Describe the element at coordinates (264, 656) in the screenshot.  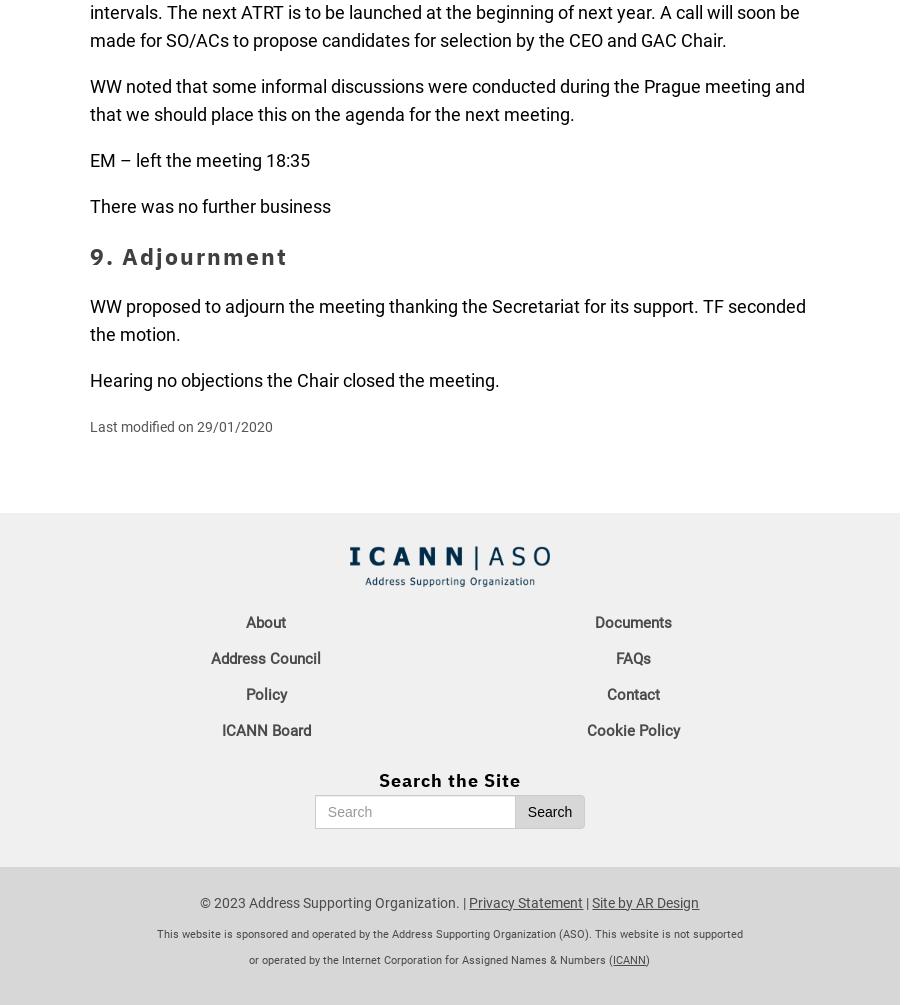
I see `'Address Council'` at that location.